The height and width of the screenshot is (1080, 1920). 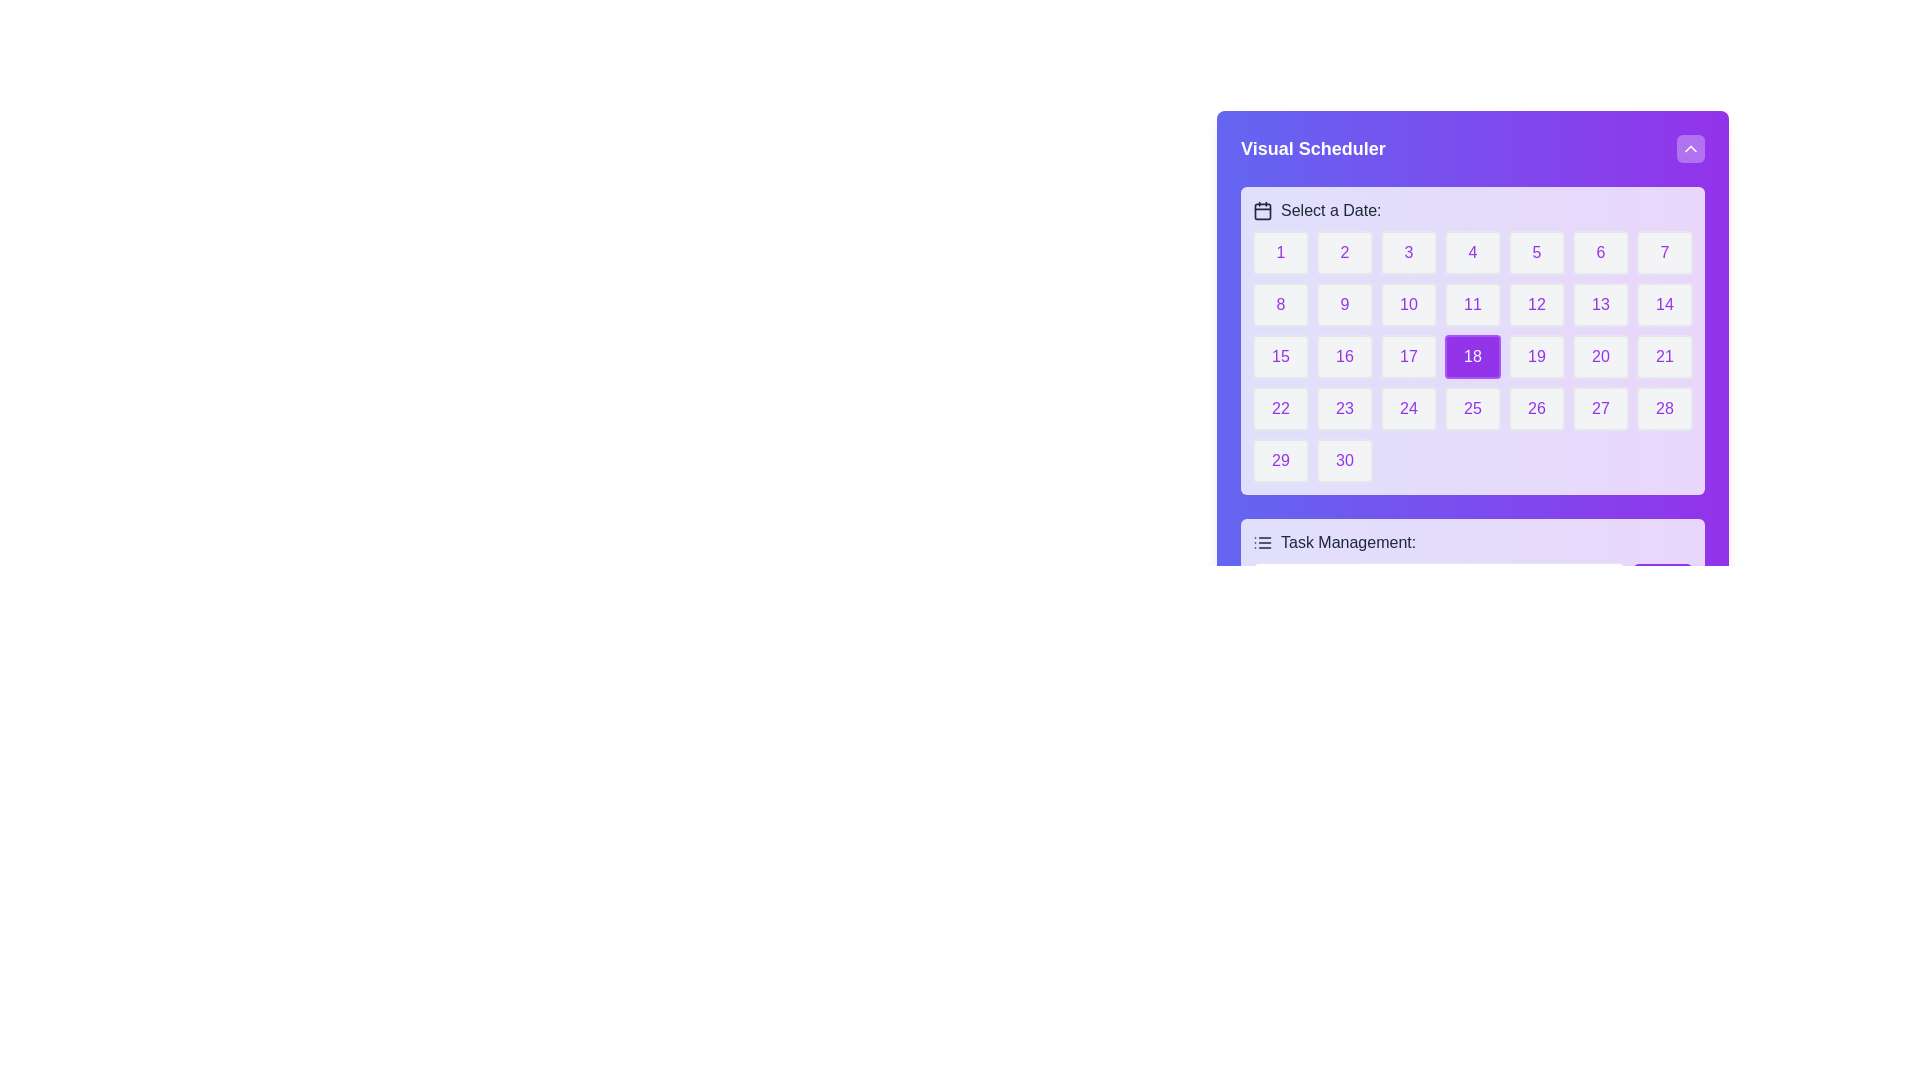 I want to click on the interactive button located in the top-right corner of the header section of the 'Visual Scheduler' component, positioned to the right of the text 'Visual Scheduler', so click(x=1689, y=148).